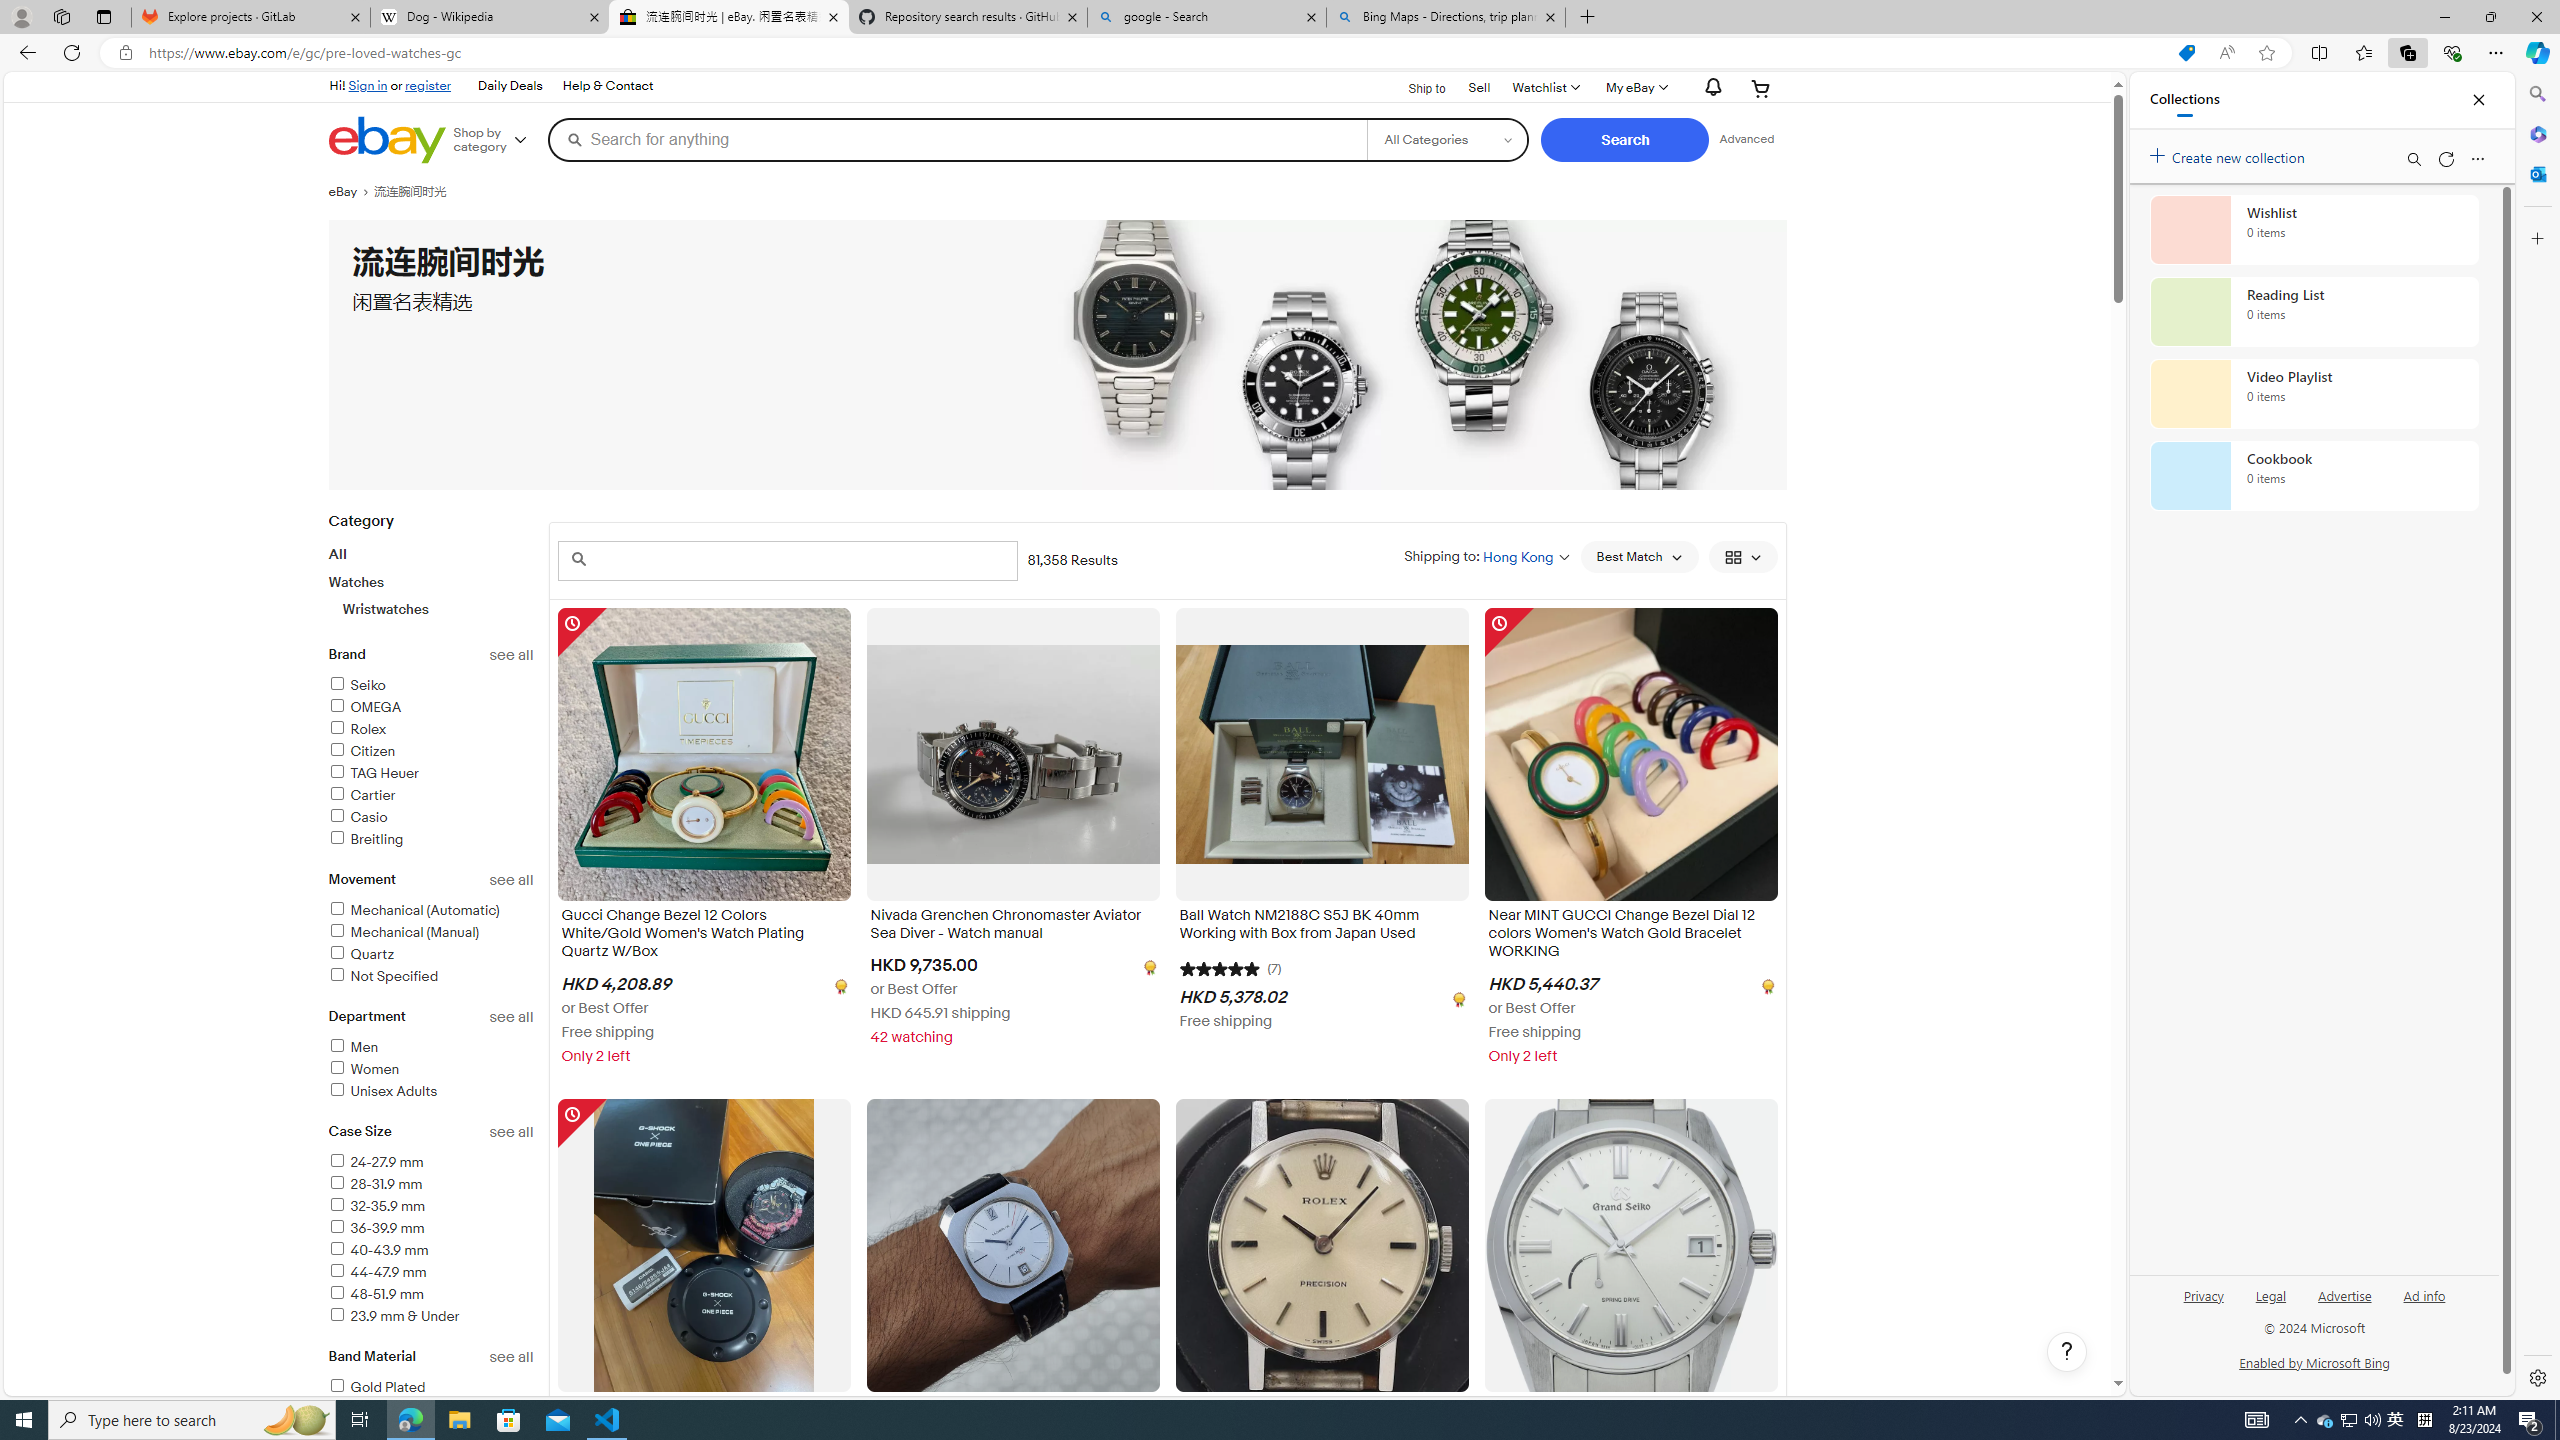  What do you see at coordinates (511, 1356) in the screenshot?
I see `'See all band material refinements'` at bounding box center [511, 1356].